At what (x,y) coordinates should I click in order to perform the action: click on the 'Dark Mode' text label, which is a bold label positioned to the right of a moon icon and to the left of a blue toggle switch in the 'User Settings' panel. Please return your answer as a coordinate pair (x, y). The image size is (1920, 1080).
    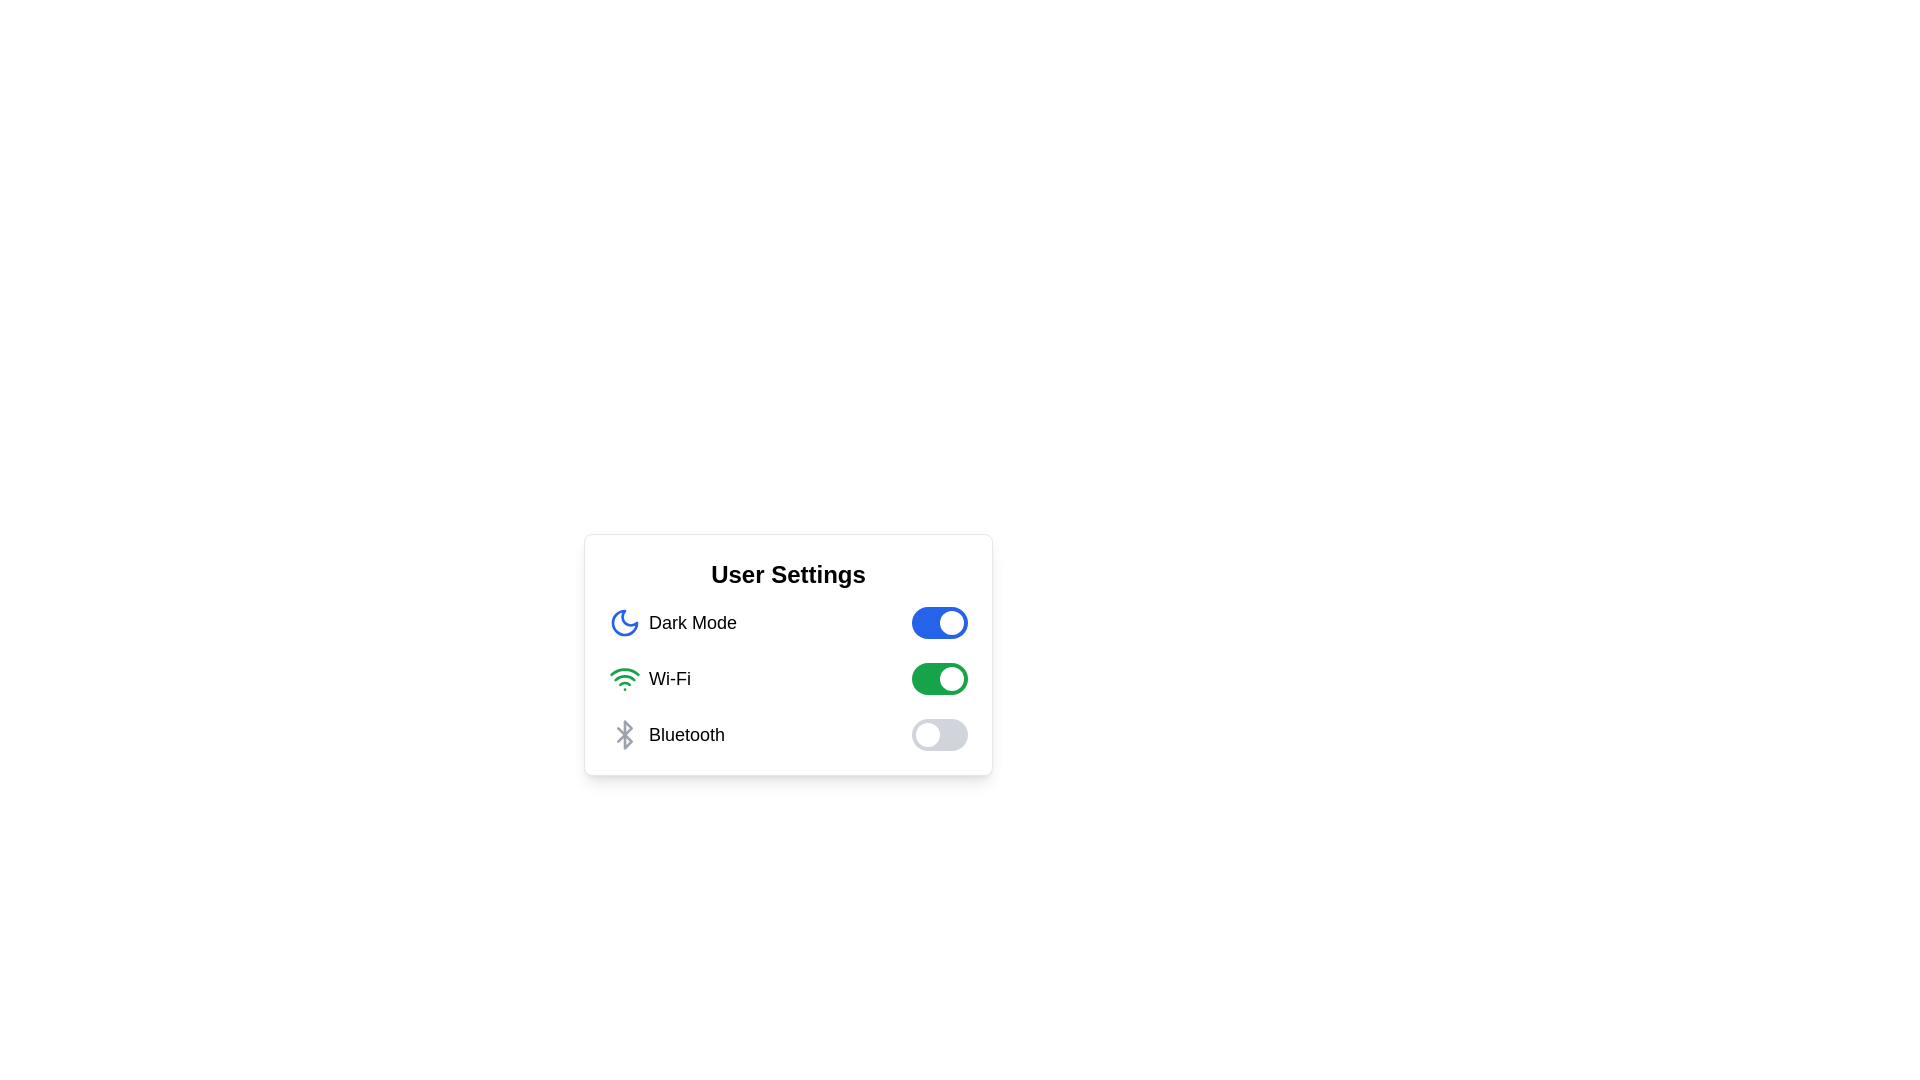
    Looking at the image, I should click on (692, 622).